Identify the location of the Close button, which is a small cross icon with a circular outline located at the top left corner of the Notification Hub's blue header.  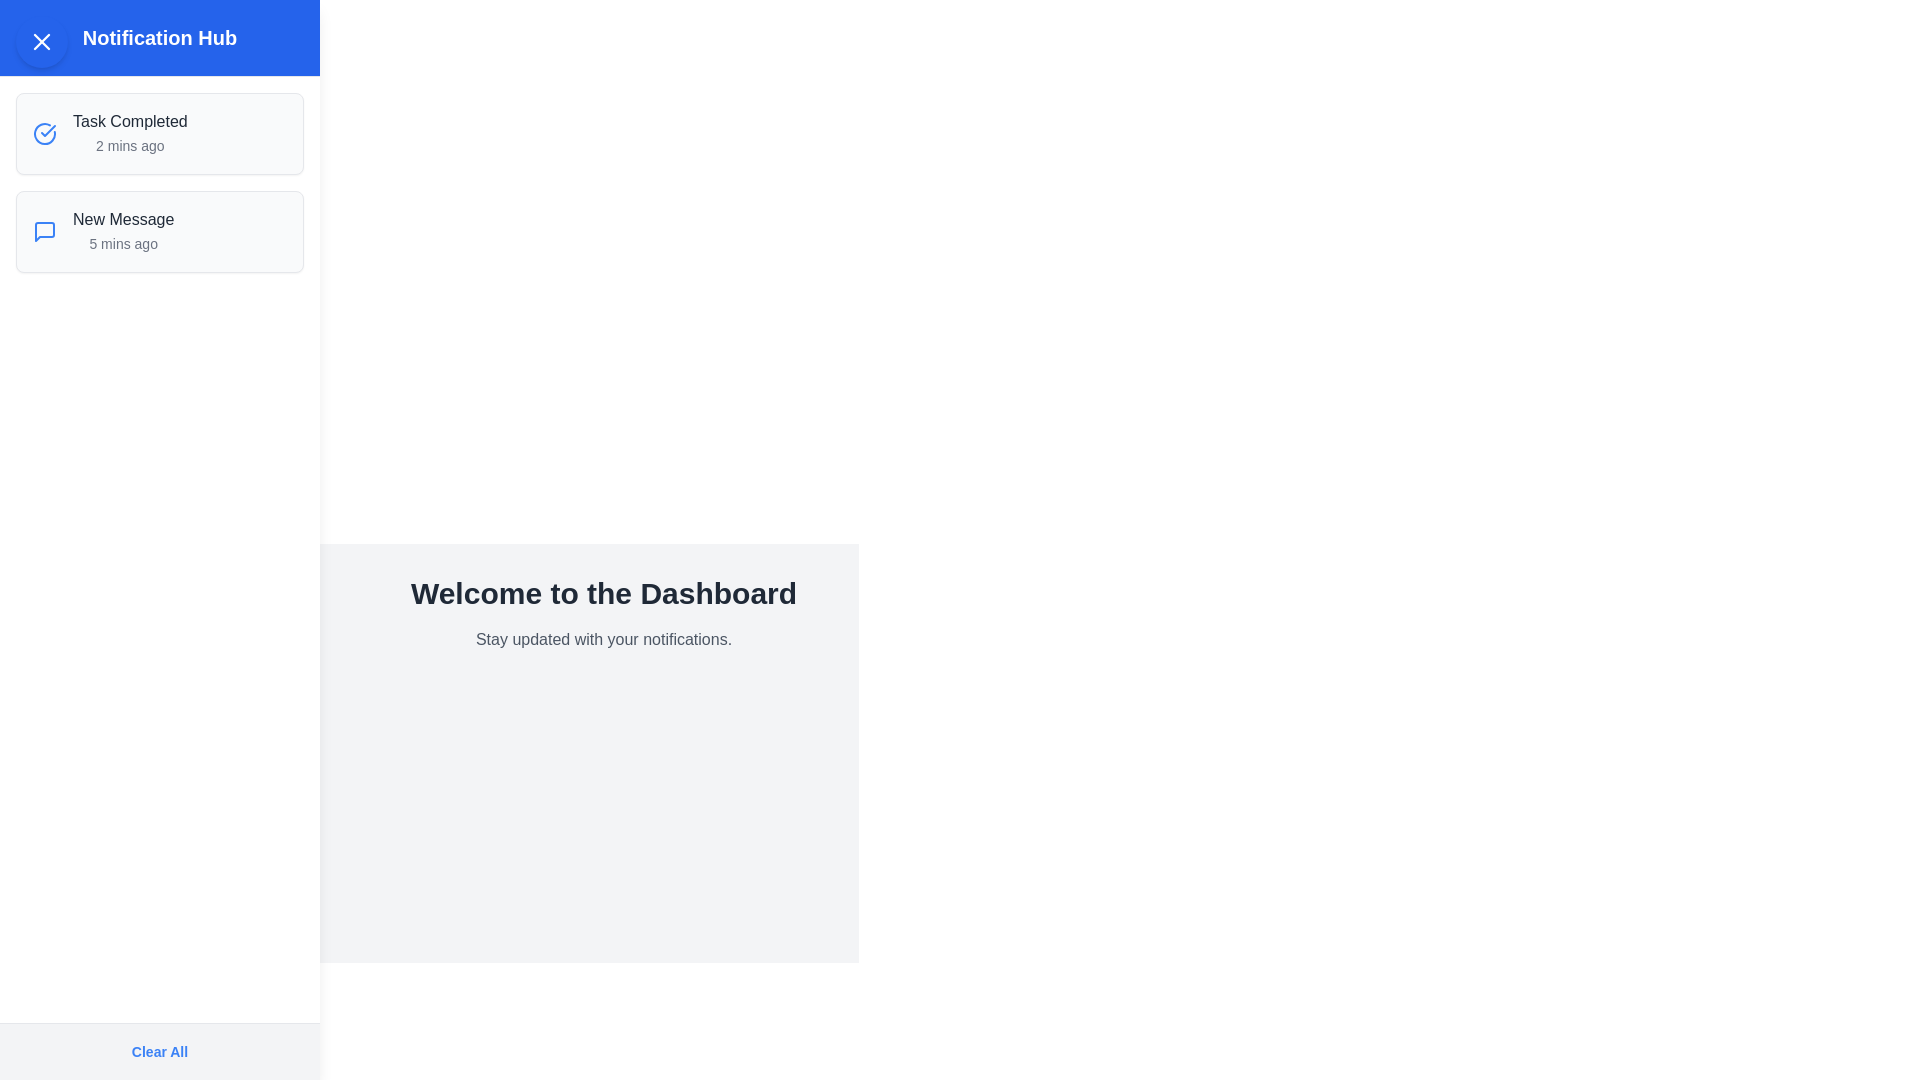
(42, 42).